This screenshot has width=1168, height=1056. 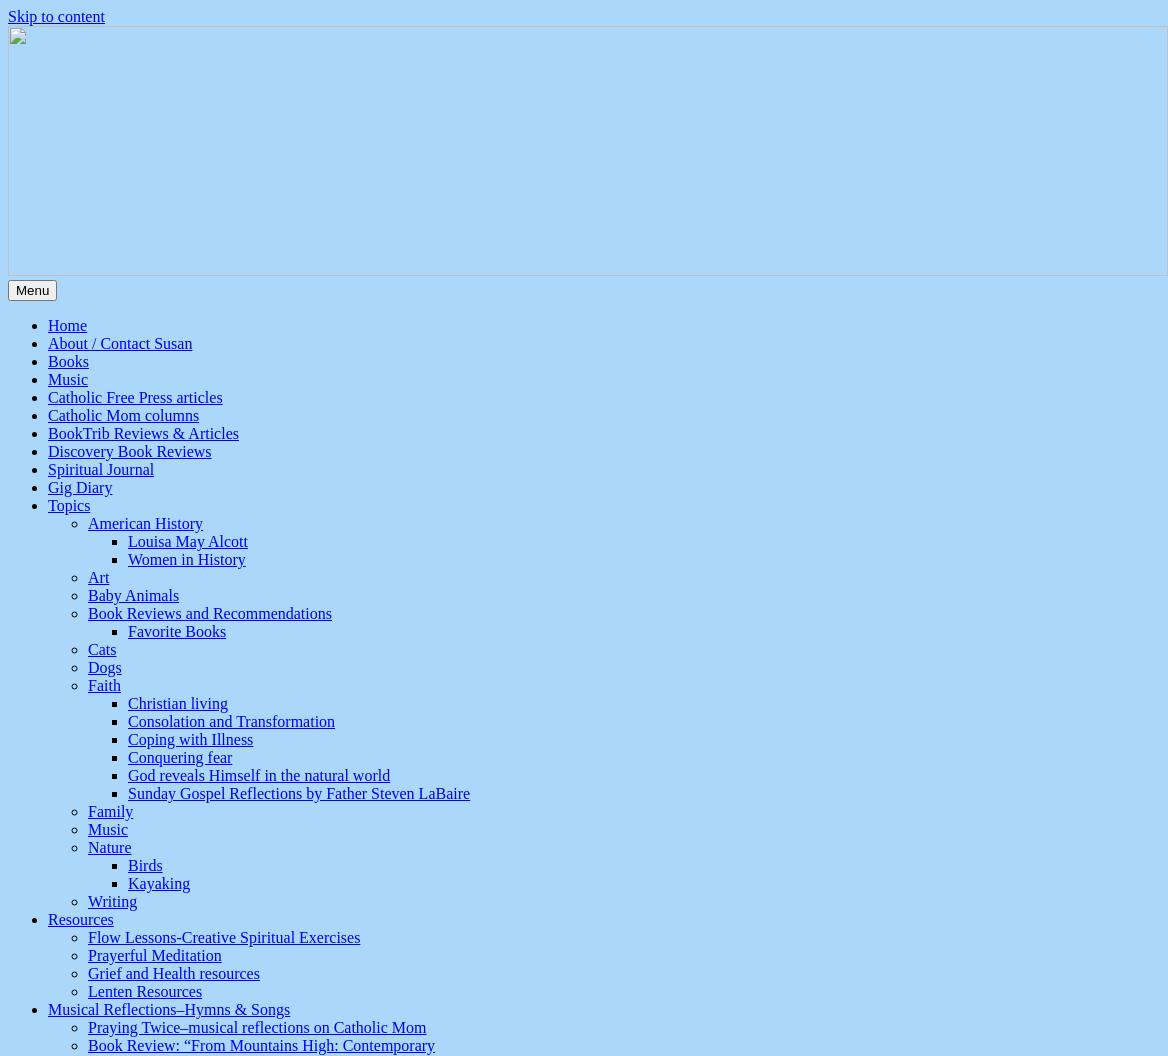 What do you see at coordinates (79, 486) in the screenshot?
I see `'Gig Diary'` at bounding box center [79, 486].